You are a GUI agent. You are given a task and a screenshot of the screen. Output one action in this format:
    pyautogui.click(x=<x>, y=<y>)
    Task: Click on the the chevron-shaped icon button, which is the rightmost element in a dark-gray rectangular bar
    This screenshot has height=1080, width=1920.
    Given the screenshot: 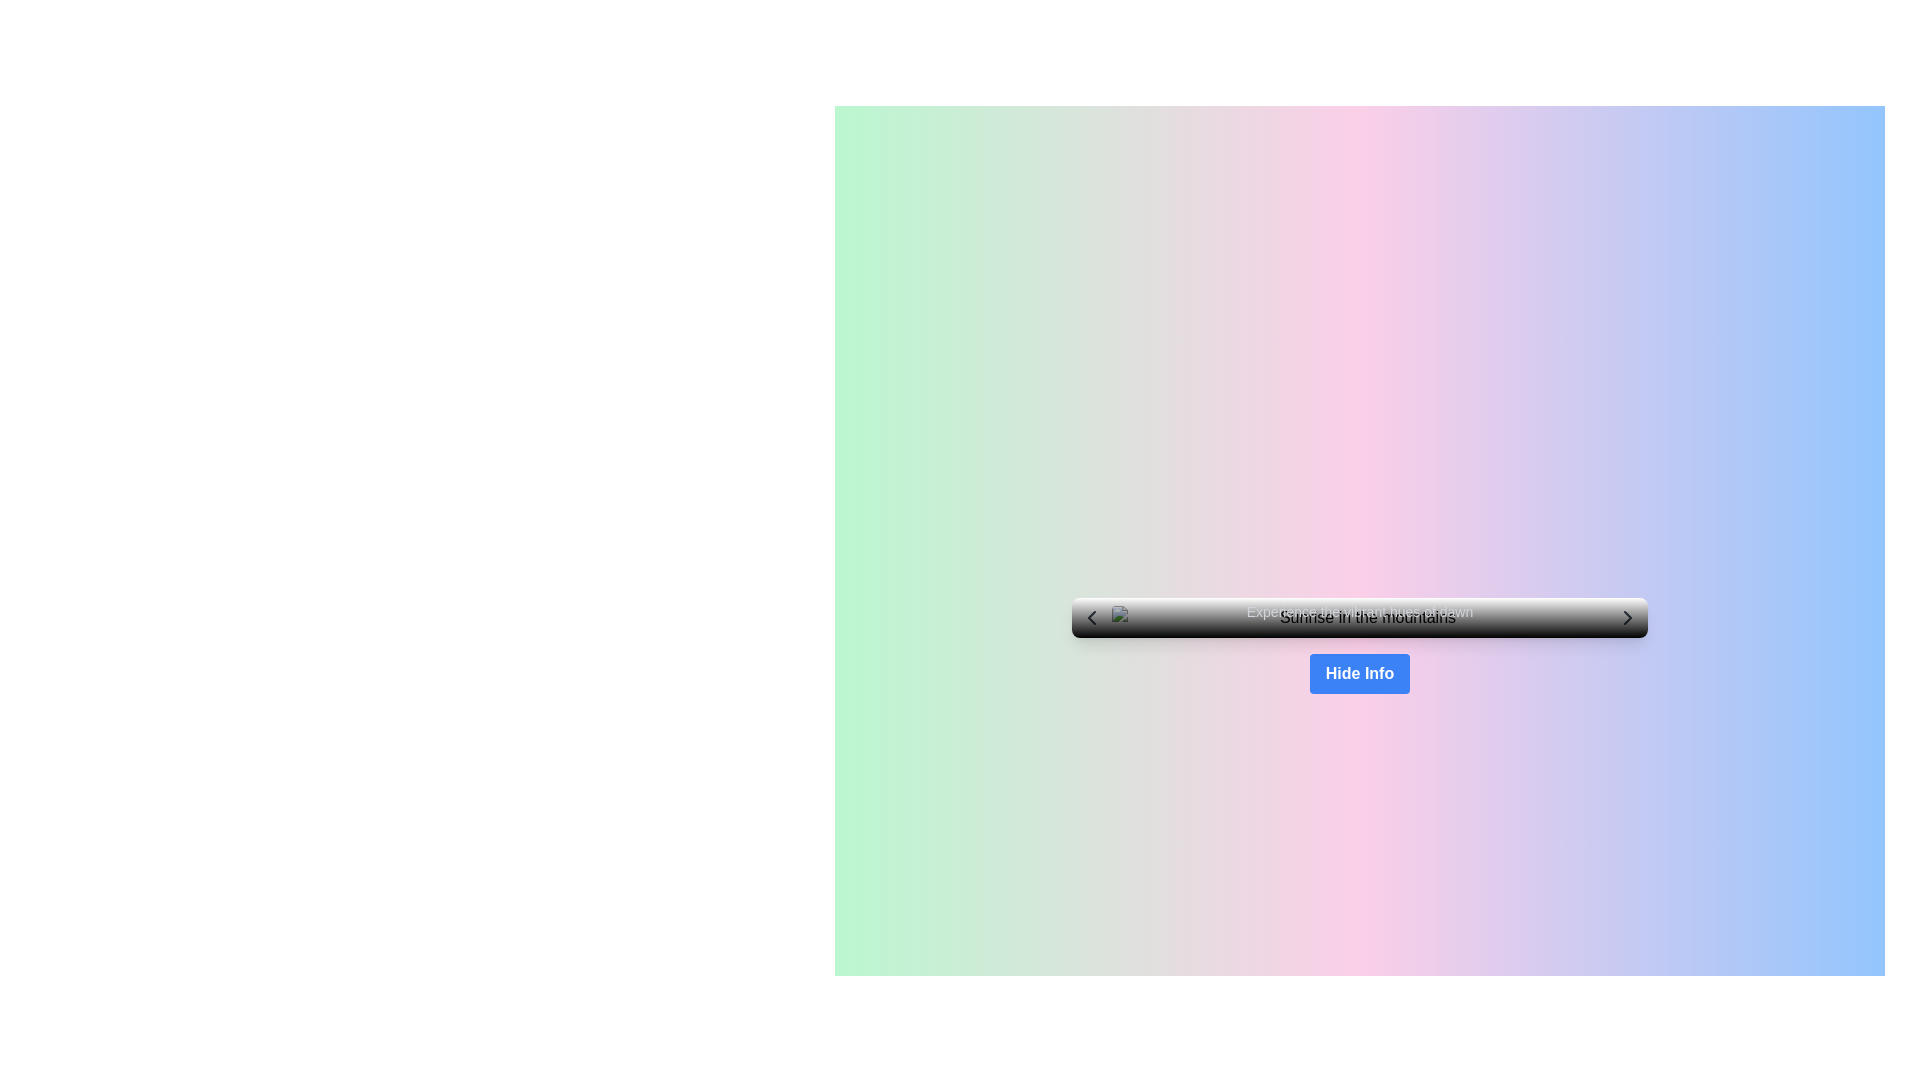 What is the action you would take?
    pyautogui.click(x=1627, y=616)
    